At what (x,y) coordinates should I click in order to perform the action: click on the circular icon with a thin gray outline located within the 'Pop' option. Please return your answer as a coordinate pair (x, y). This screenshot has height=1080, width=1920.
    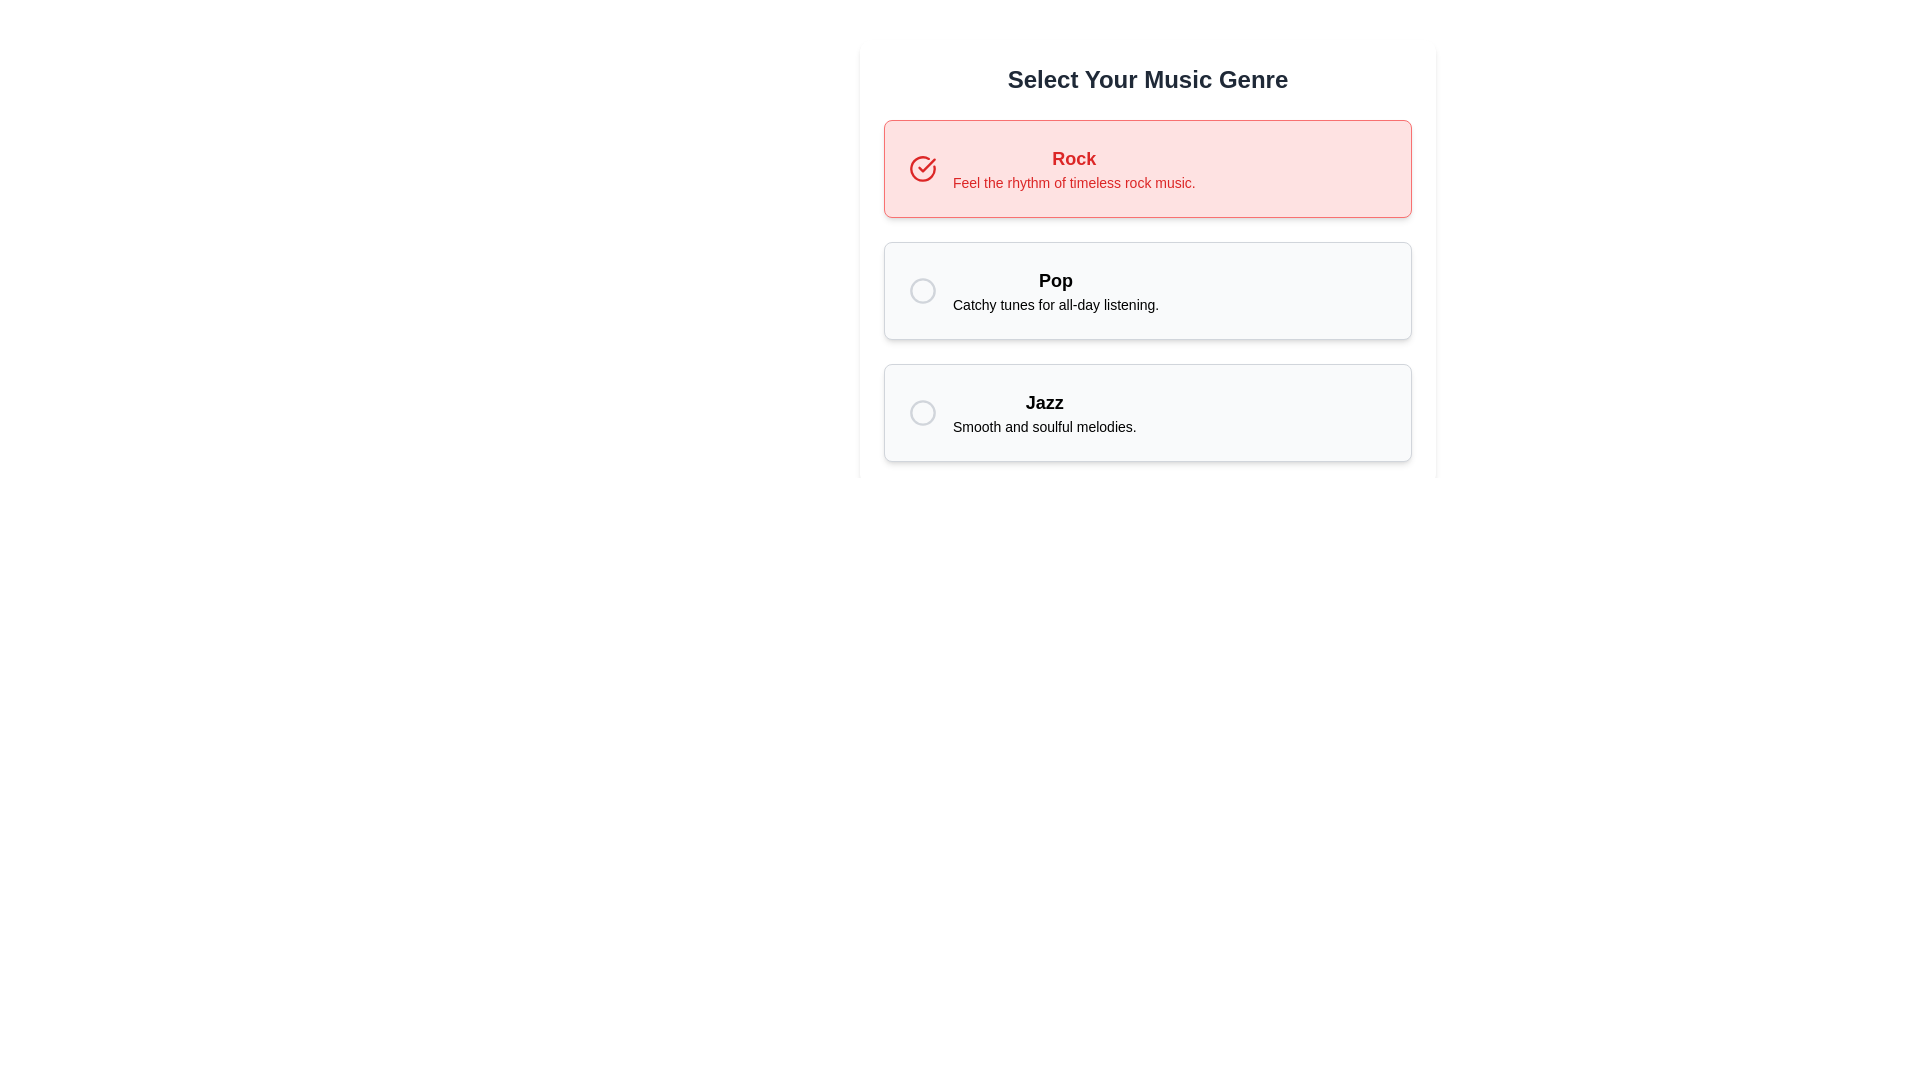
    Looking at the image, I should click on (921, 290).